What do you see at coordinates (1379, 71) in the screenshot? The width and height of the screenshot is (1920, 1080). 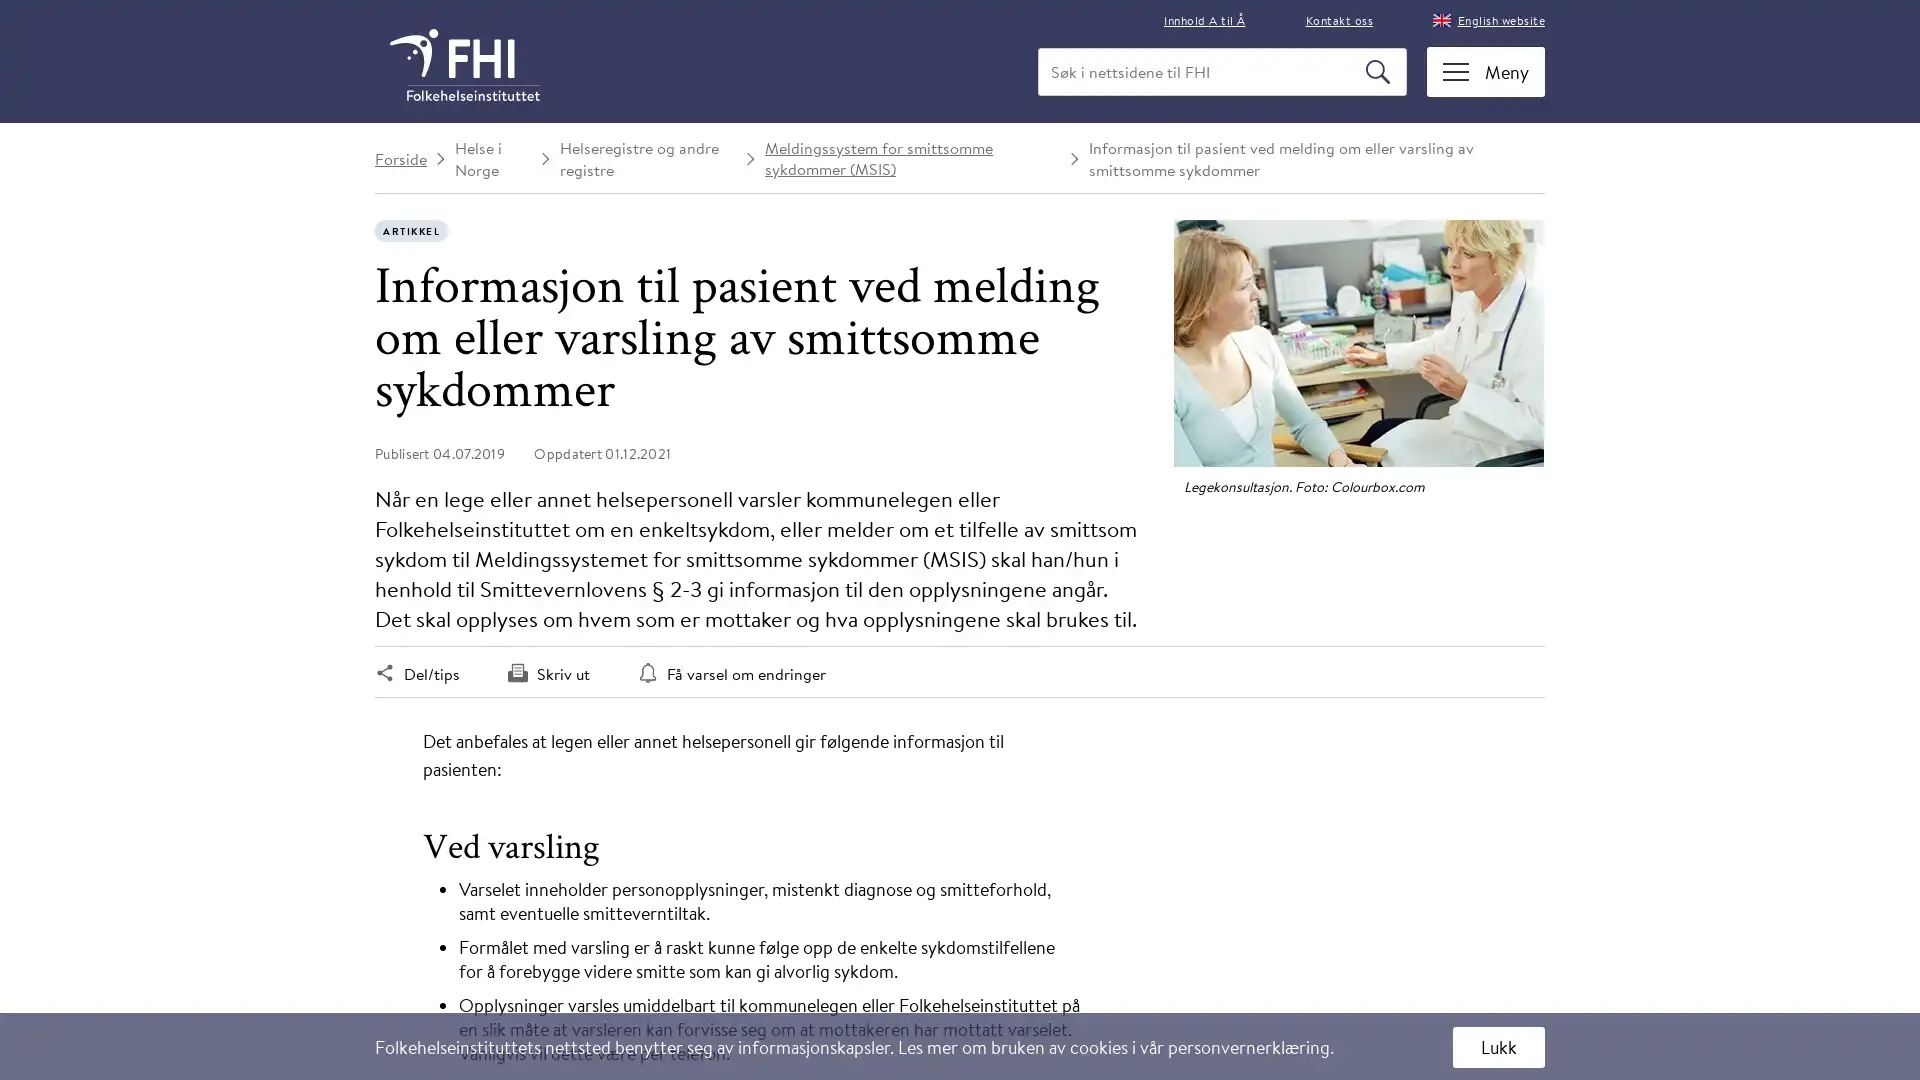 I see `Sk Sk` at bounding box center [1379, 71].